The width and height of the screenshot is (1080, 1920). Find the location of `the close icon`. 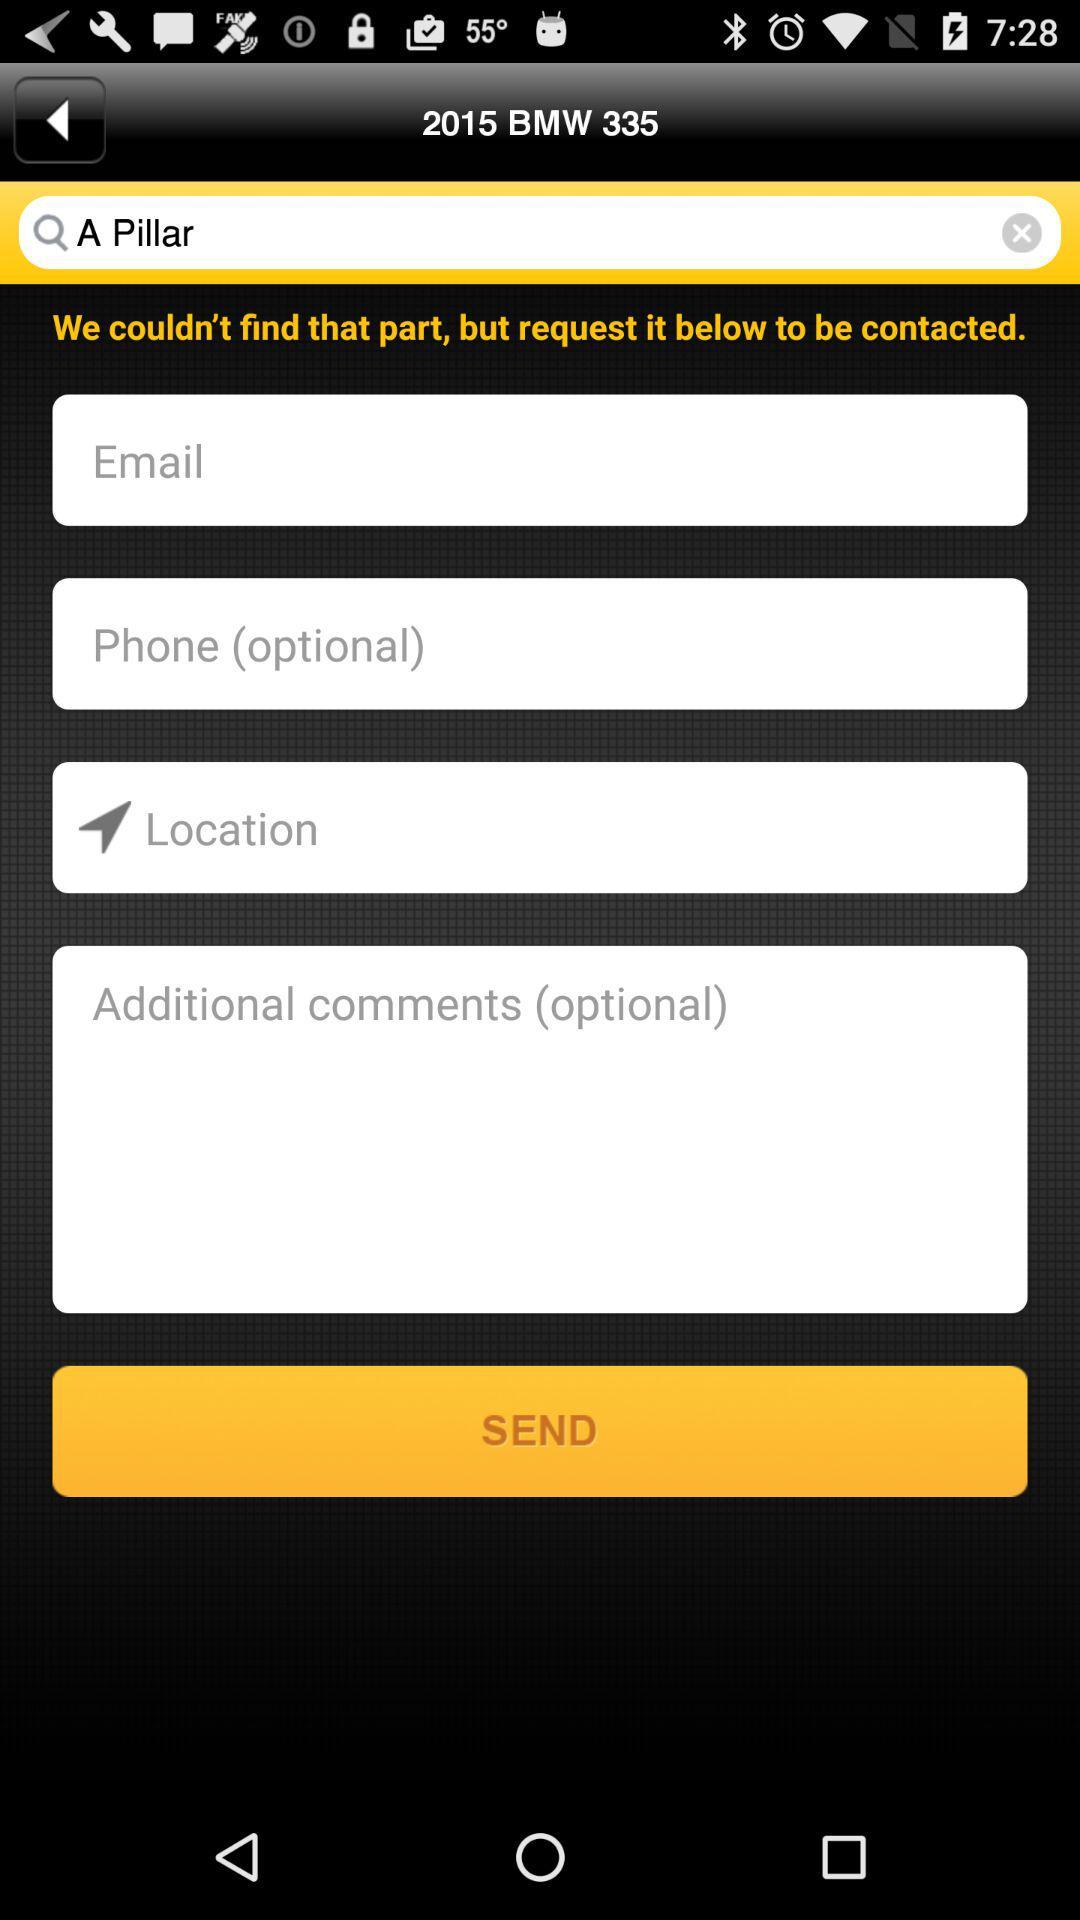

the close icon is located at coordinates (1021, 248).